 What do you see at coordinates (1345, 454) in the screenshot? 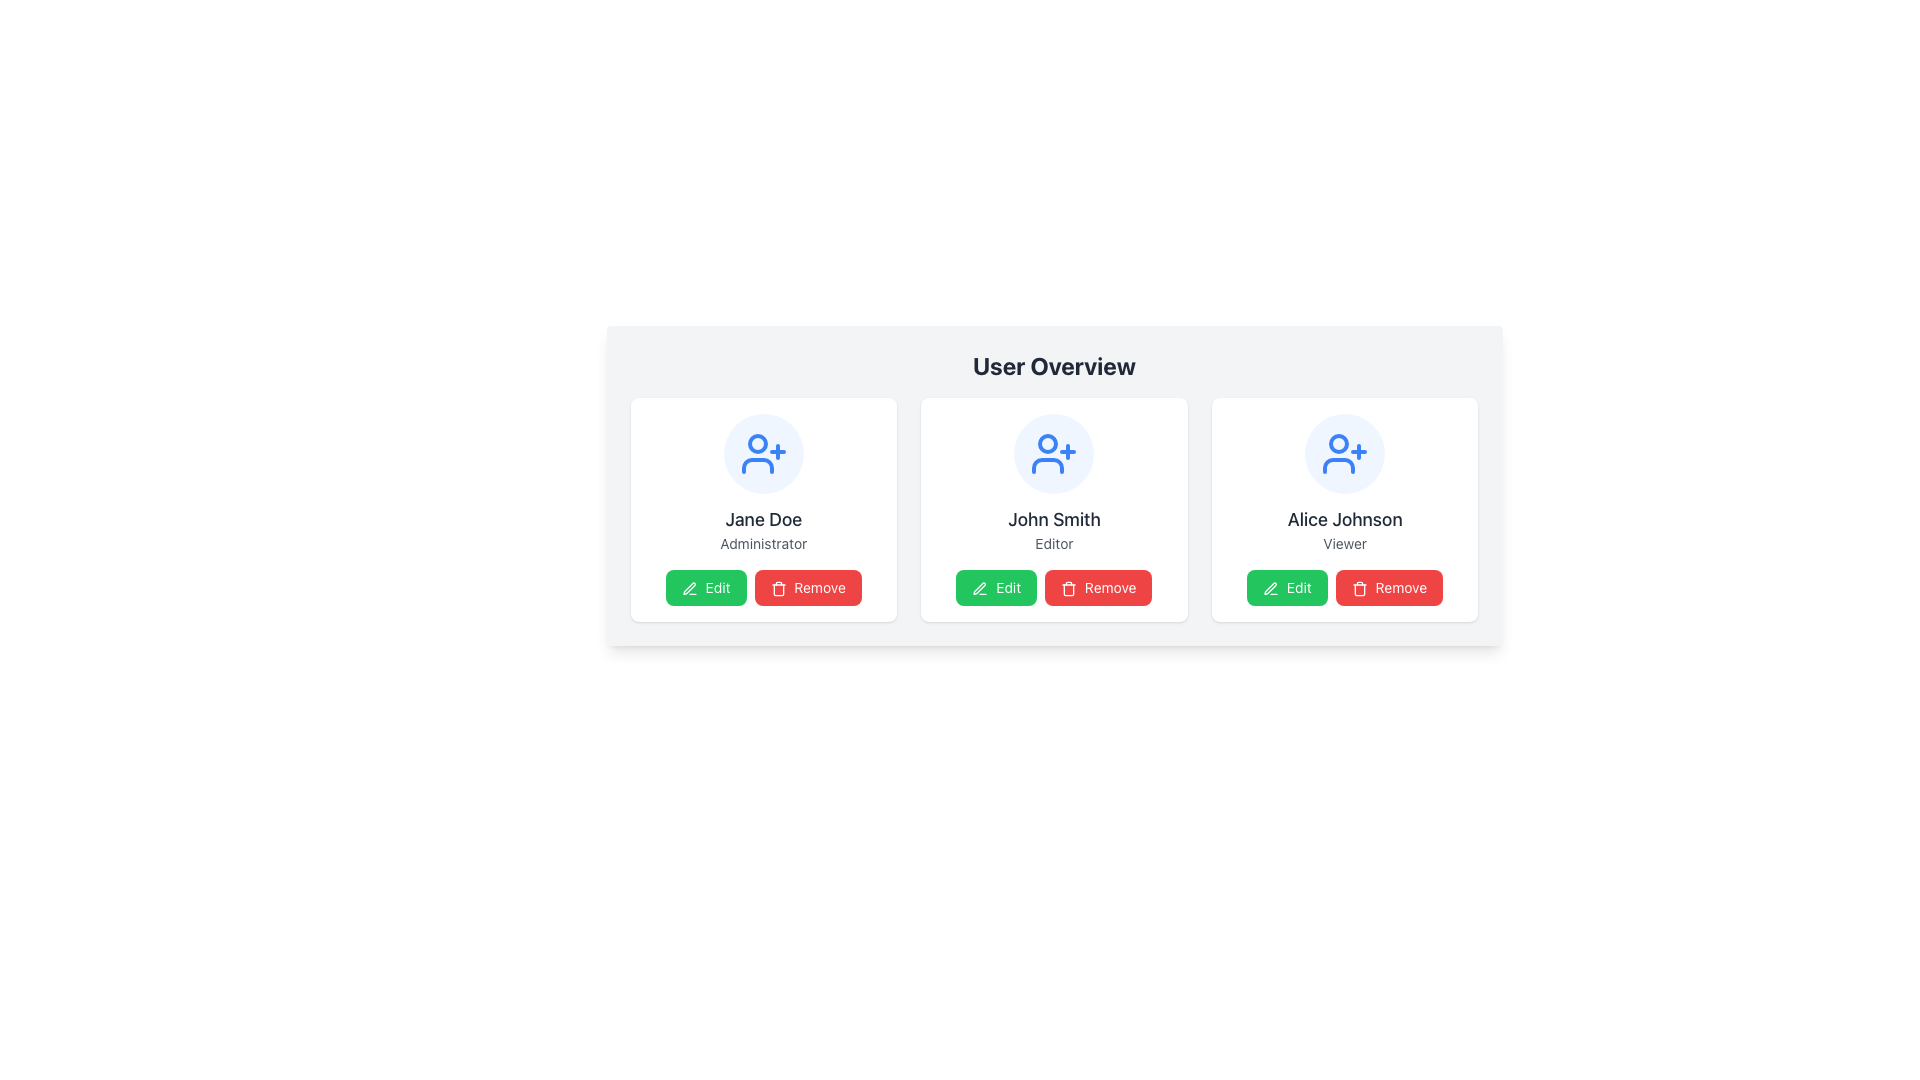
I see `the circular icon with a light blue background and a blue user profile vector, located at the top center of the card for 'Alice Johnson' in the 'User Overview' section` at bounding box center [1345, 454].